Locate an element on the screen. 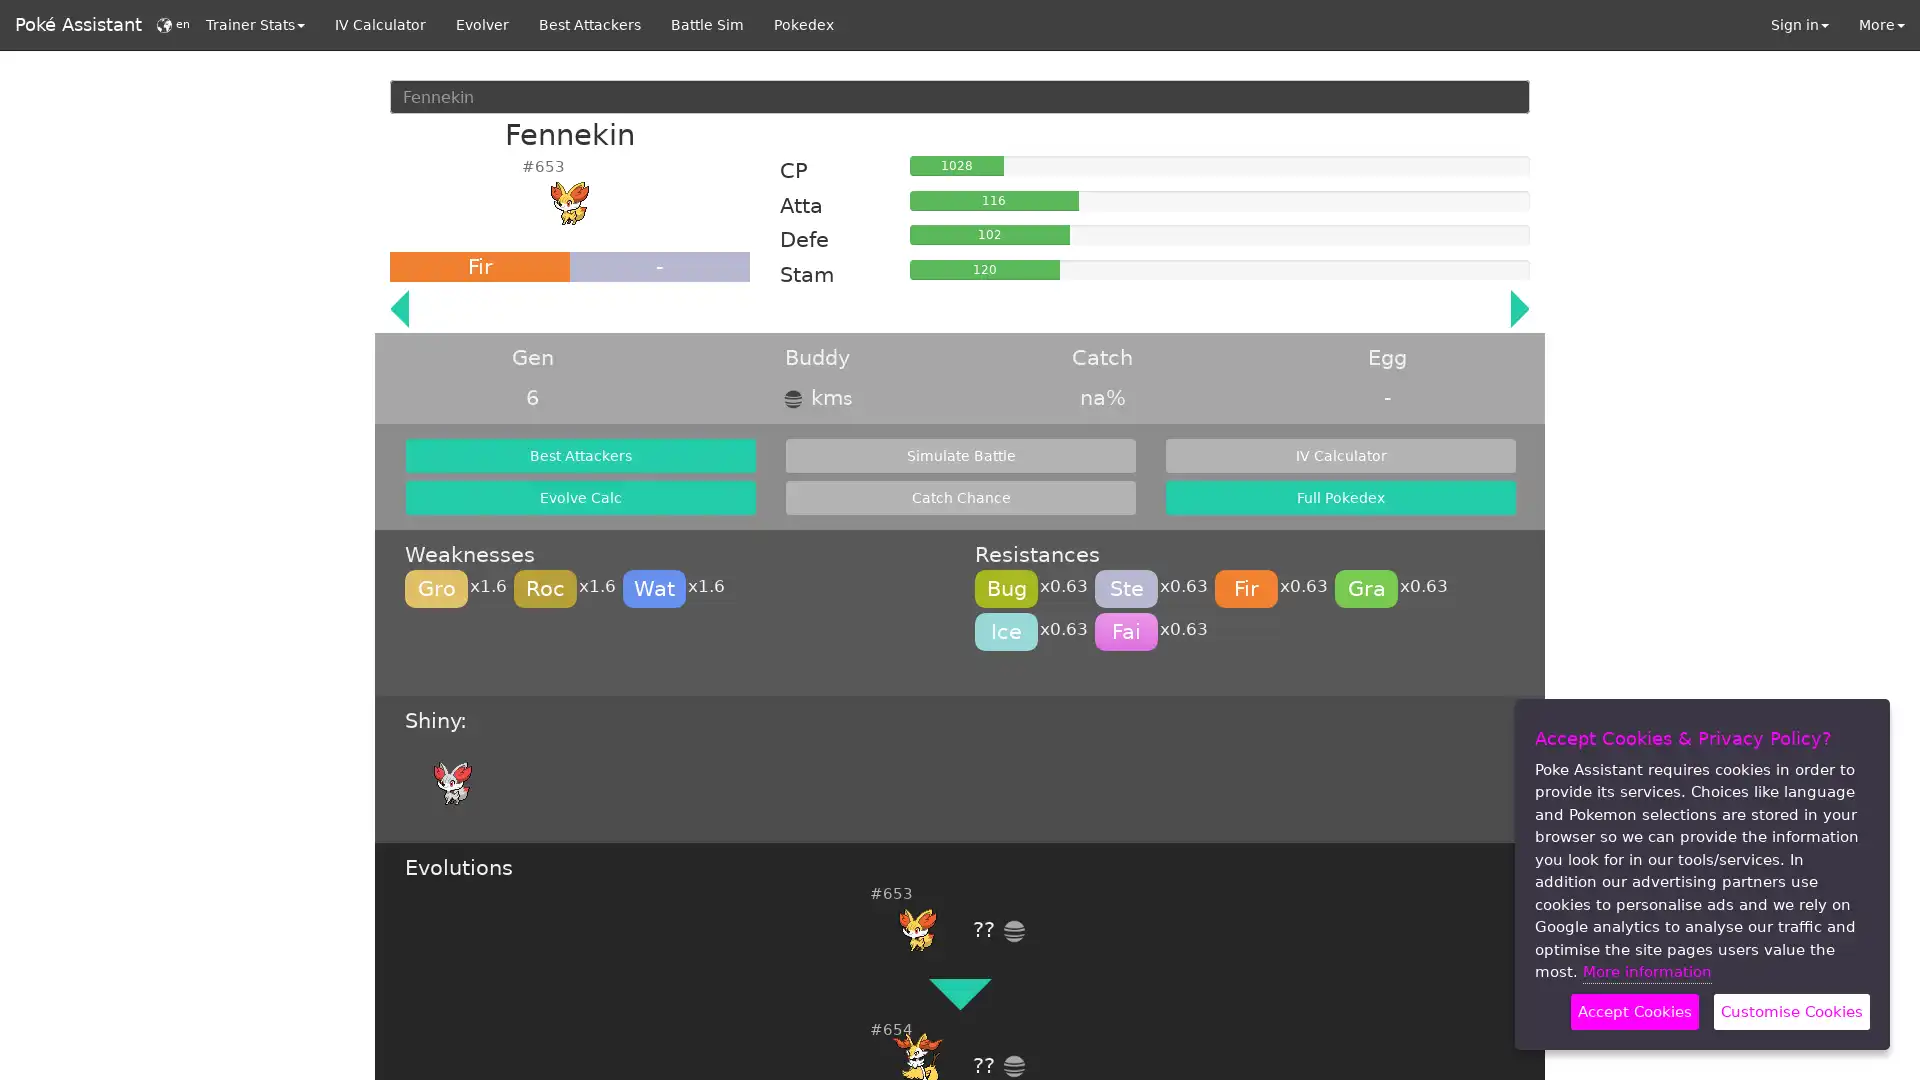 This screenshot has height=1080, width=1920. Customise Cookies is located at coordinates (1791, 1011).